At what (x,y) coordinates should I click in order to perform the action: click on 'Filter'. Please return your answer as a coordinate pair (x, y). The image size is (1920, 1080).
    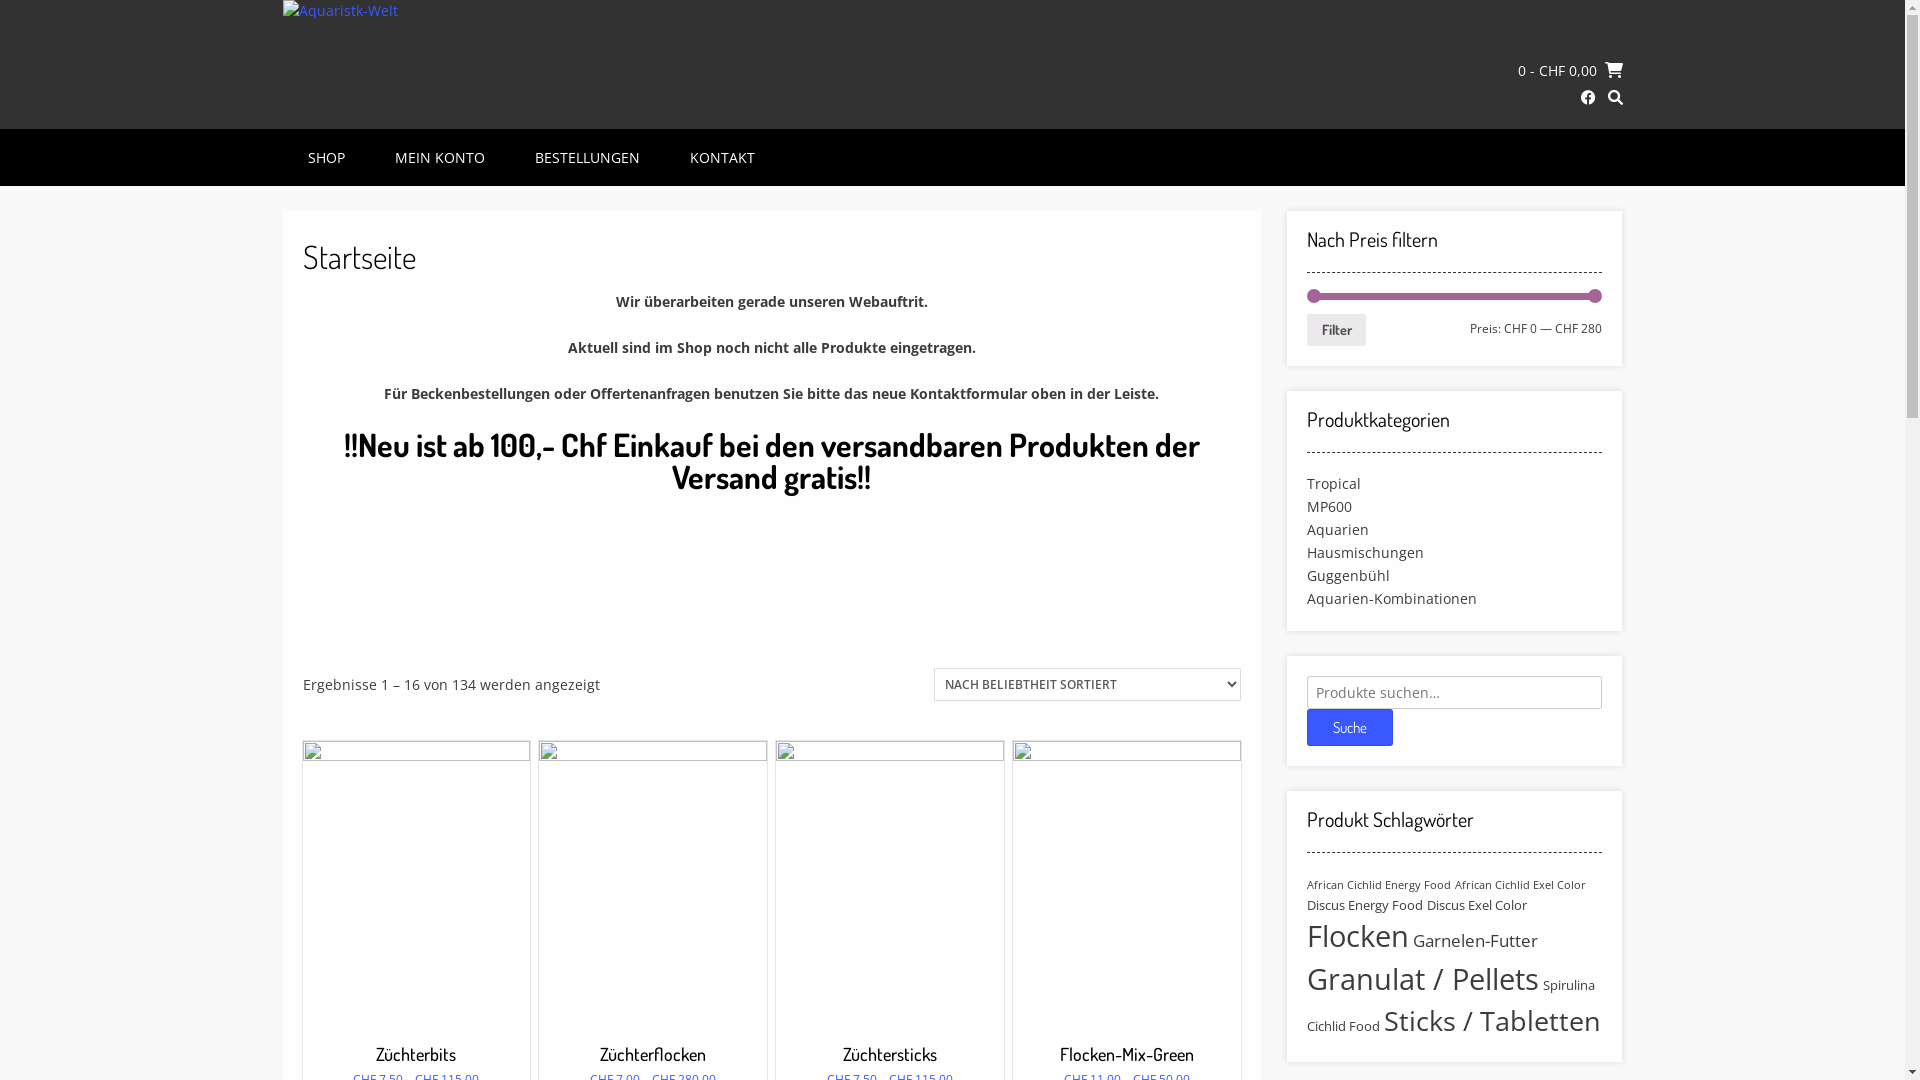
    Looking at the image, I should click on (1335, 329).